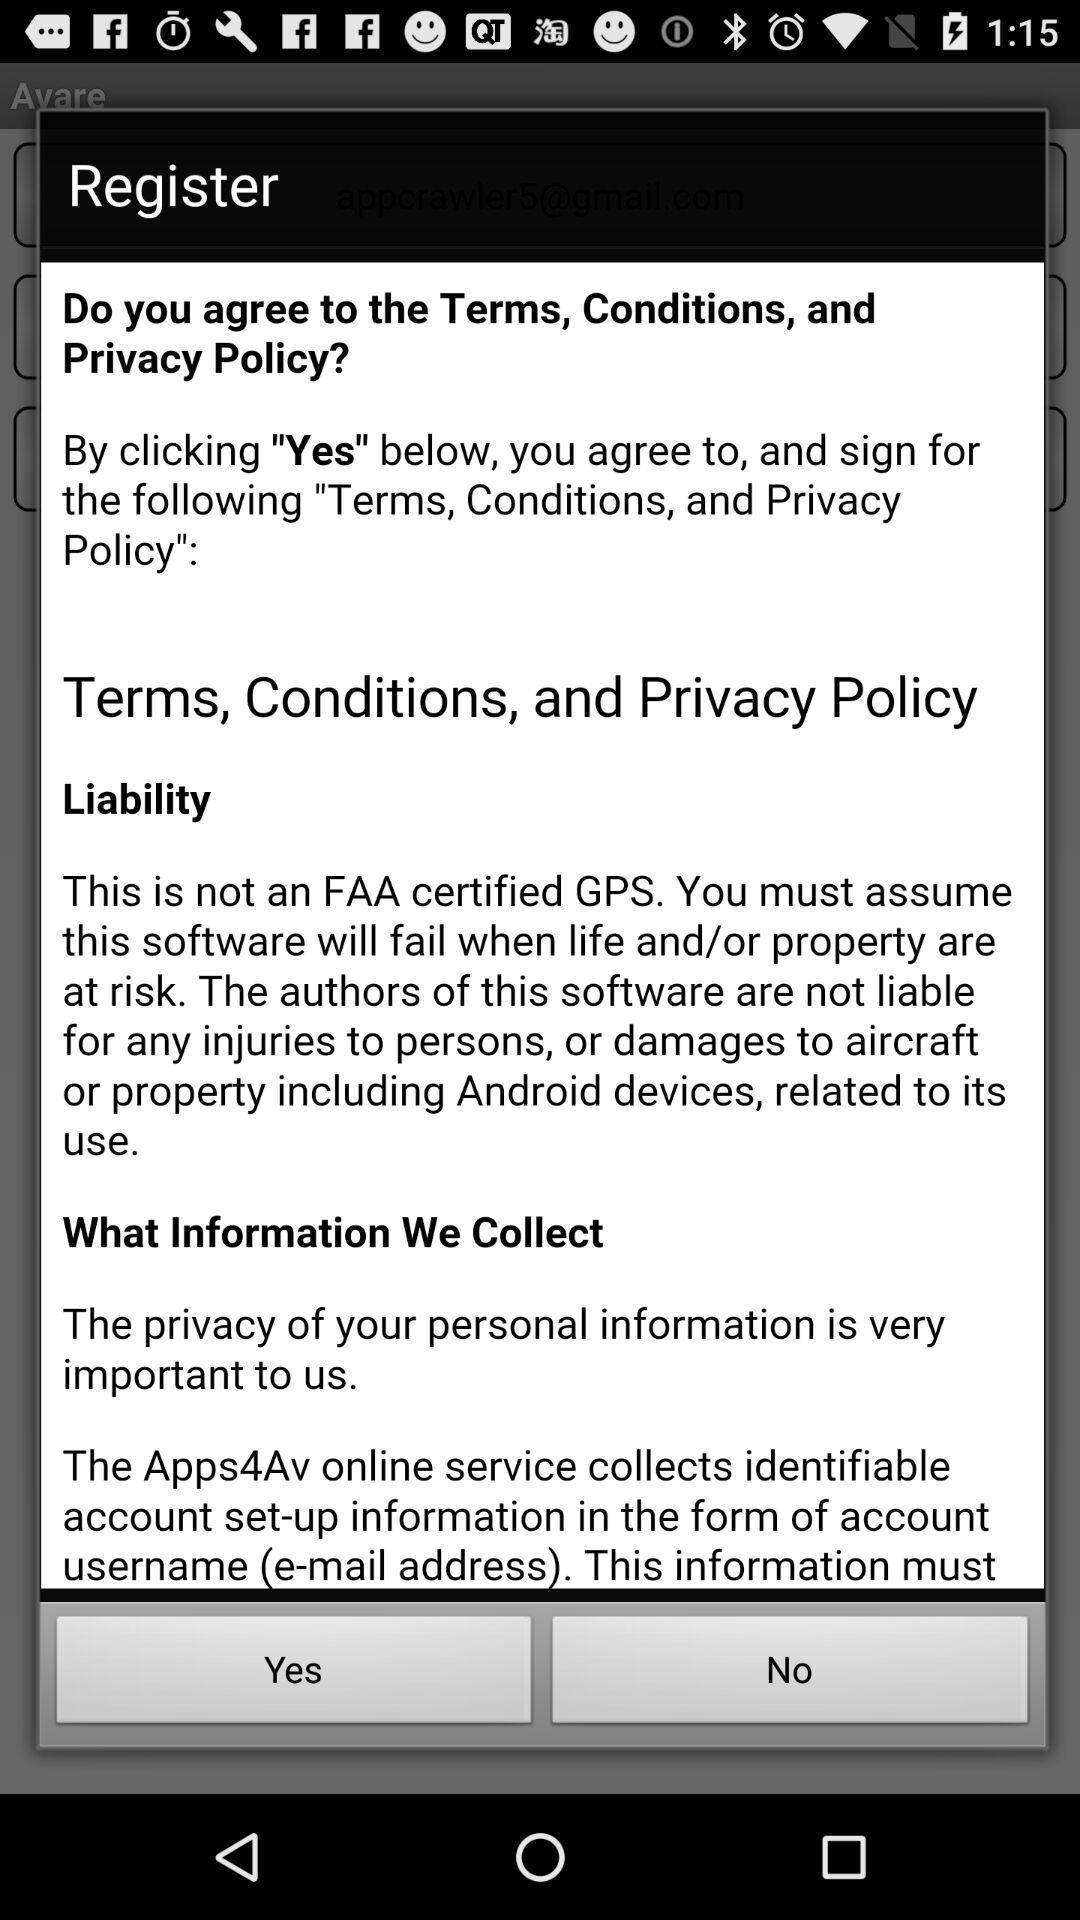  What do you see at coordinates (542, 924) in the screenshot?
I see `highlighting text` at bounding box center [542, 924].